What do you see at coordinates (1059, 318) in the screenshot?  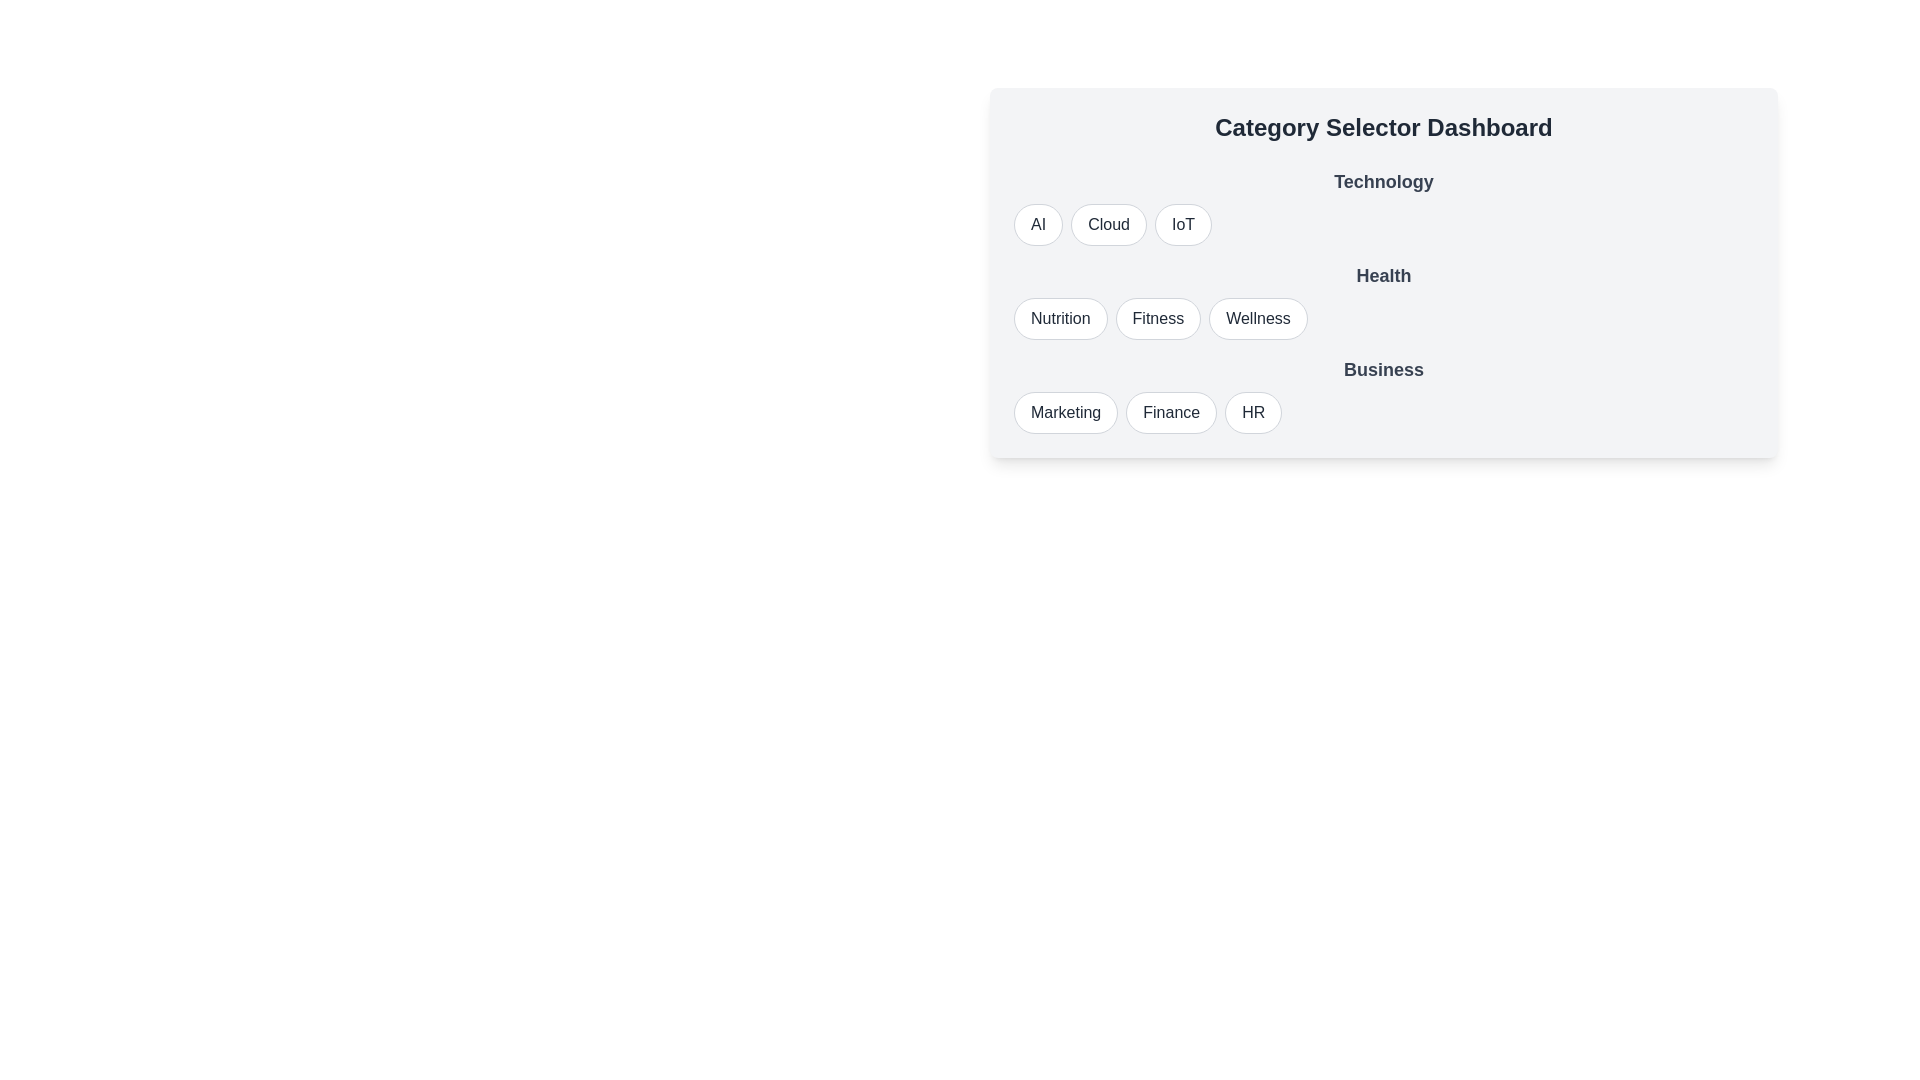 I see `the button labeled Nutrition to observe its visual change` at bounding box center [1059, 318].